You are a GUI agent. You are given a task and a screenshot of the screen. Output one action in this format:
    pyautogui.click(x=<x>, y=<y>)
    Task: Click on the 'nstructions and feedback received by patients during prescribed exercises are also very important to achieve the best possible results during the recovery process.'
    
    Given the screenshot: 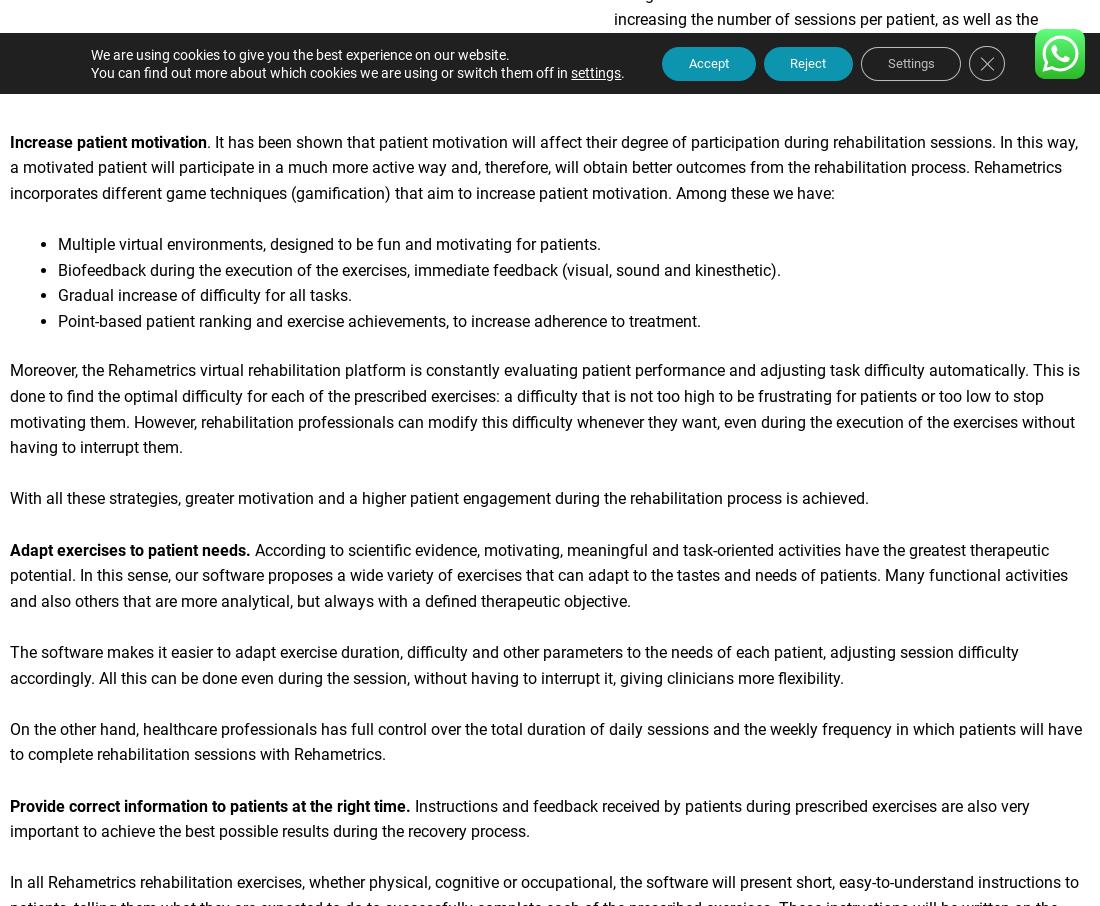 What is the action you would take?
    pyautogui.click(x=519, y=825)
    